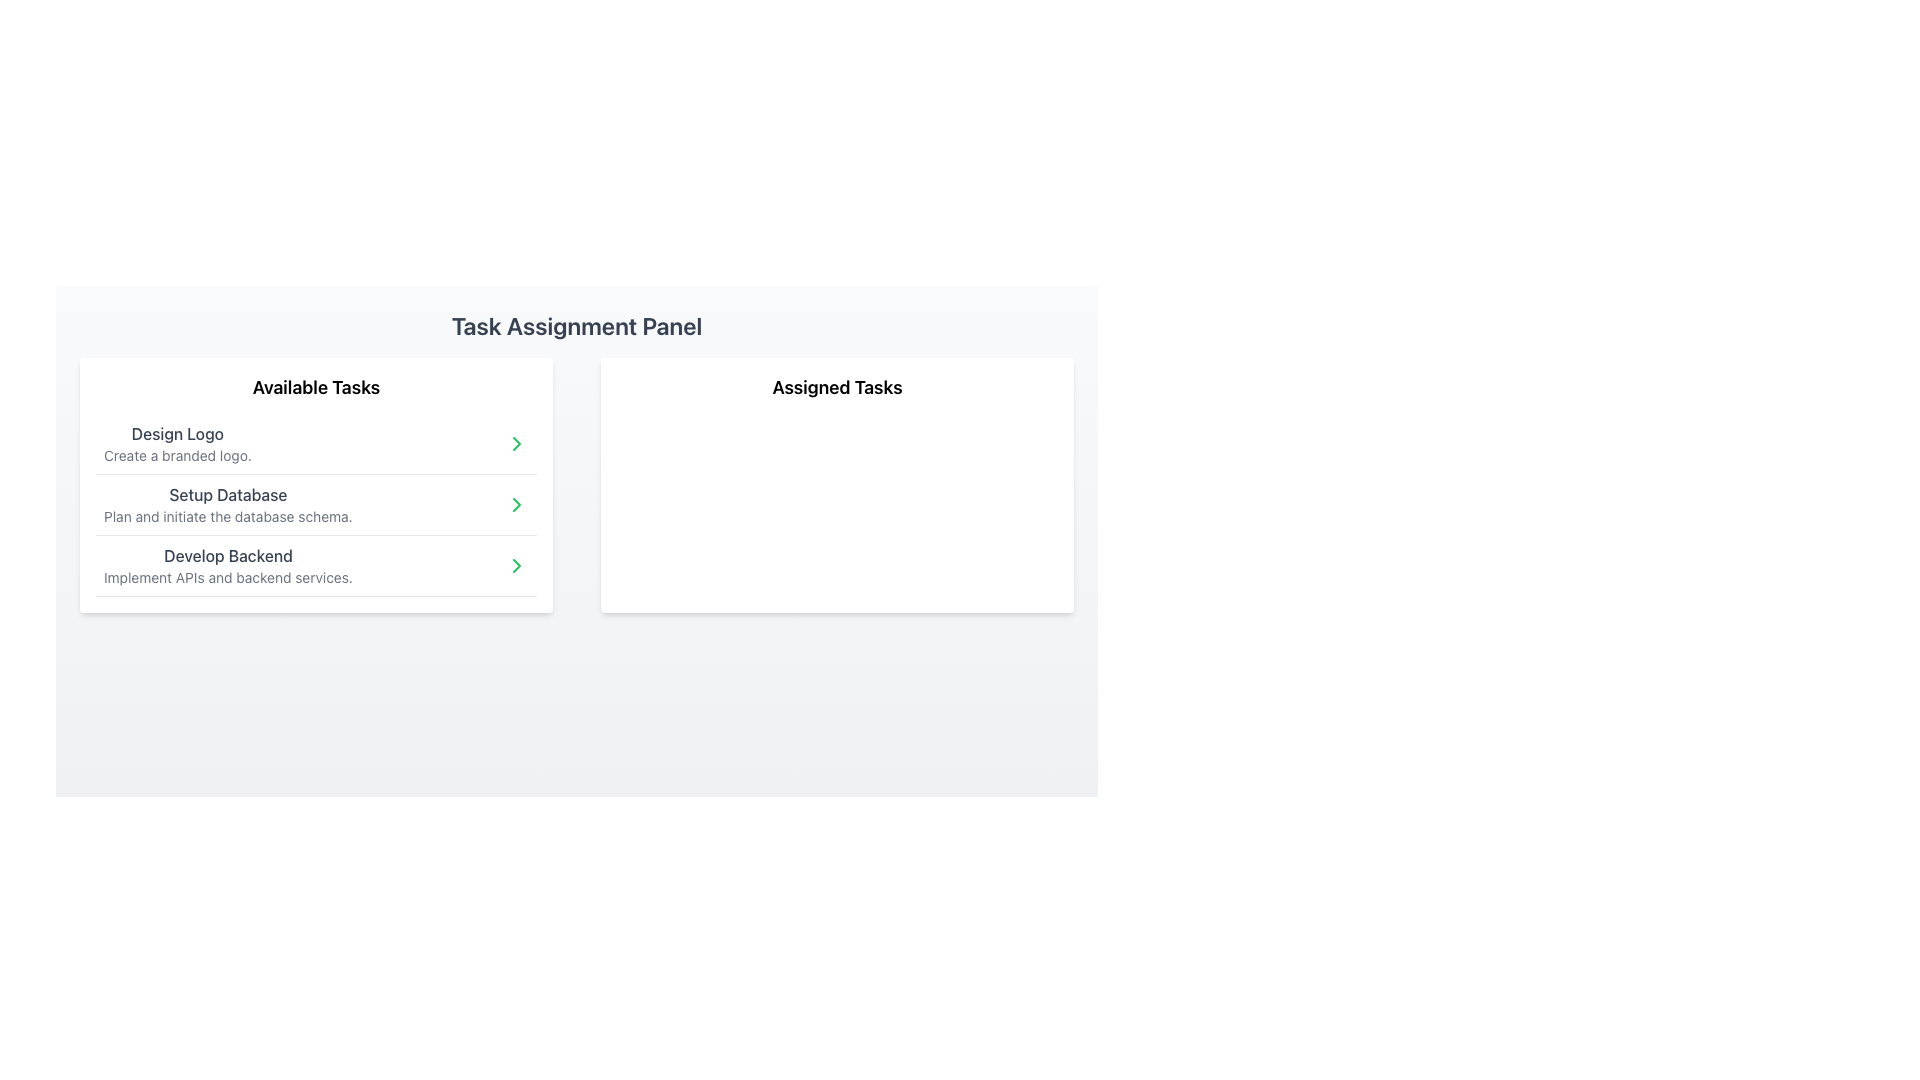 Image resolution: width=1920 pixels, height=1080 pixels. Describe the element at coordinates (177, 433) in the screenshot. I see `the 'Design Logo' text label in the 'Available Tasks' section, which serves as the header for the first task block` at that location.